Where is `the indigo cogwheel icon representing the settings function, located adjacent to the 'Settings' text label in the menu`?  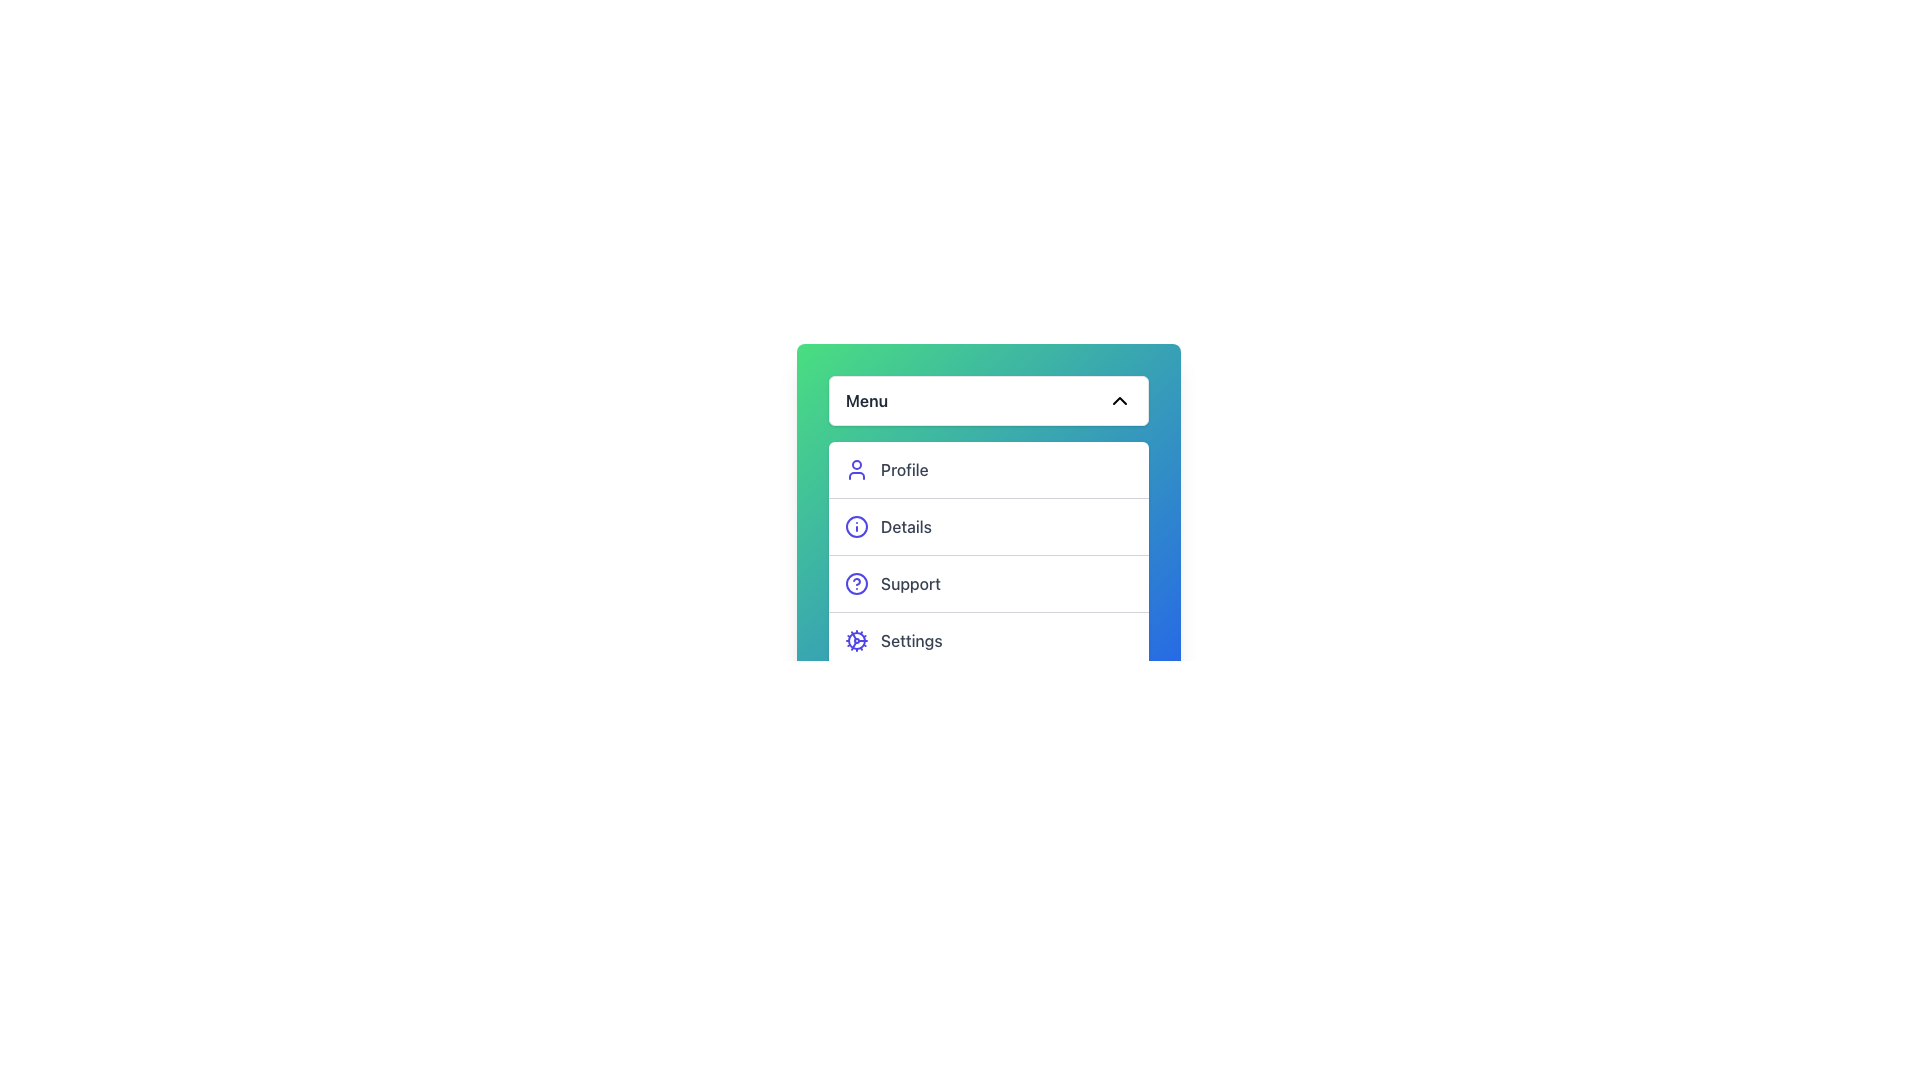
the indigo cogwheel icon representing the settings function, located adjacent to the 'Settings' text label in the menu is located at coordinates (857, 640).